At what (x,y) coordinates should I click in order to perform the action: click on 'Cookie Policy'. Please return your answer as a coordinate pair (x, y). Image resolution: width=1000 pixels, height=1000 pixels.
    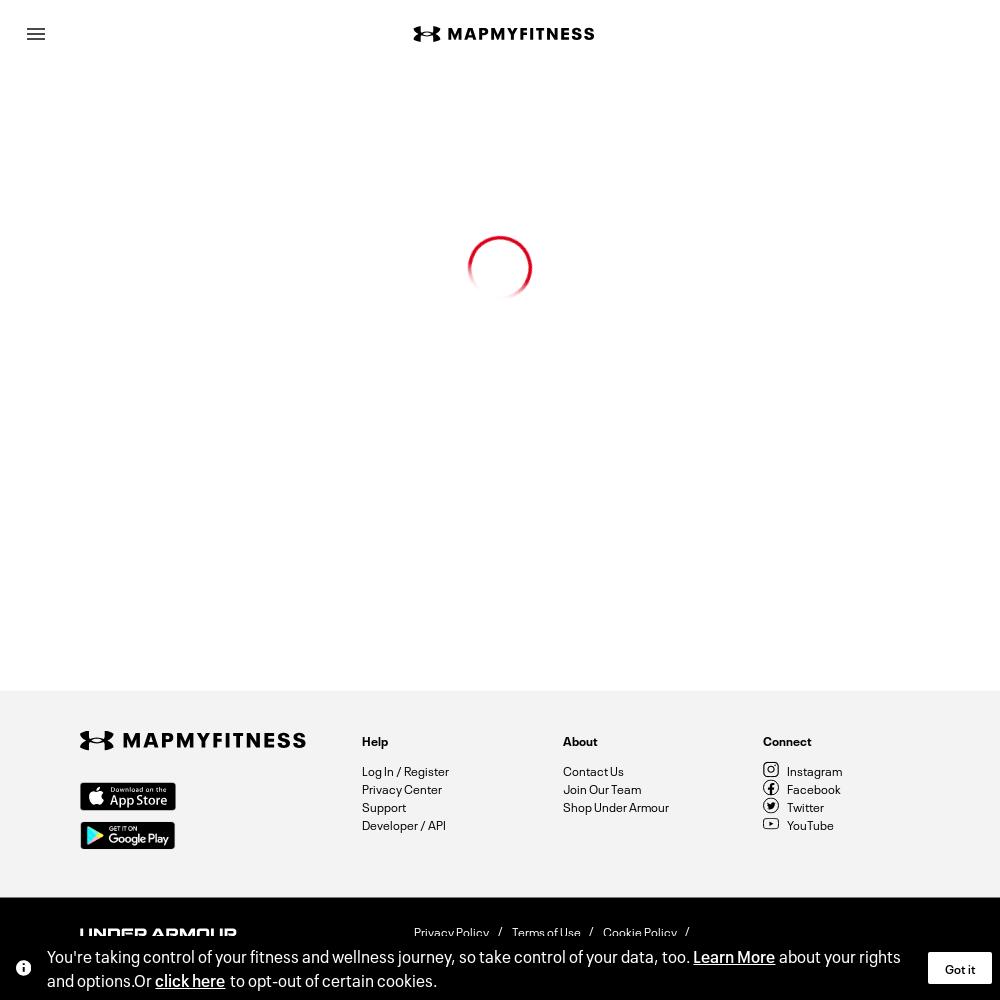
    Looking at the image, I should click on (640, 930).